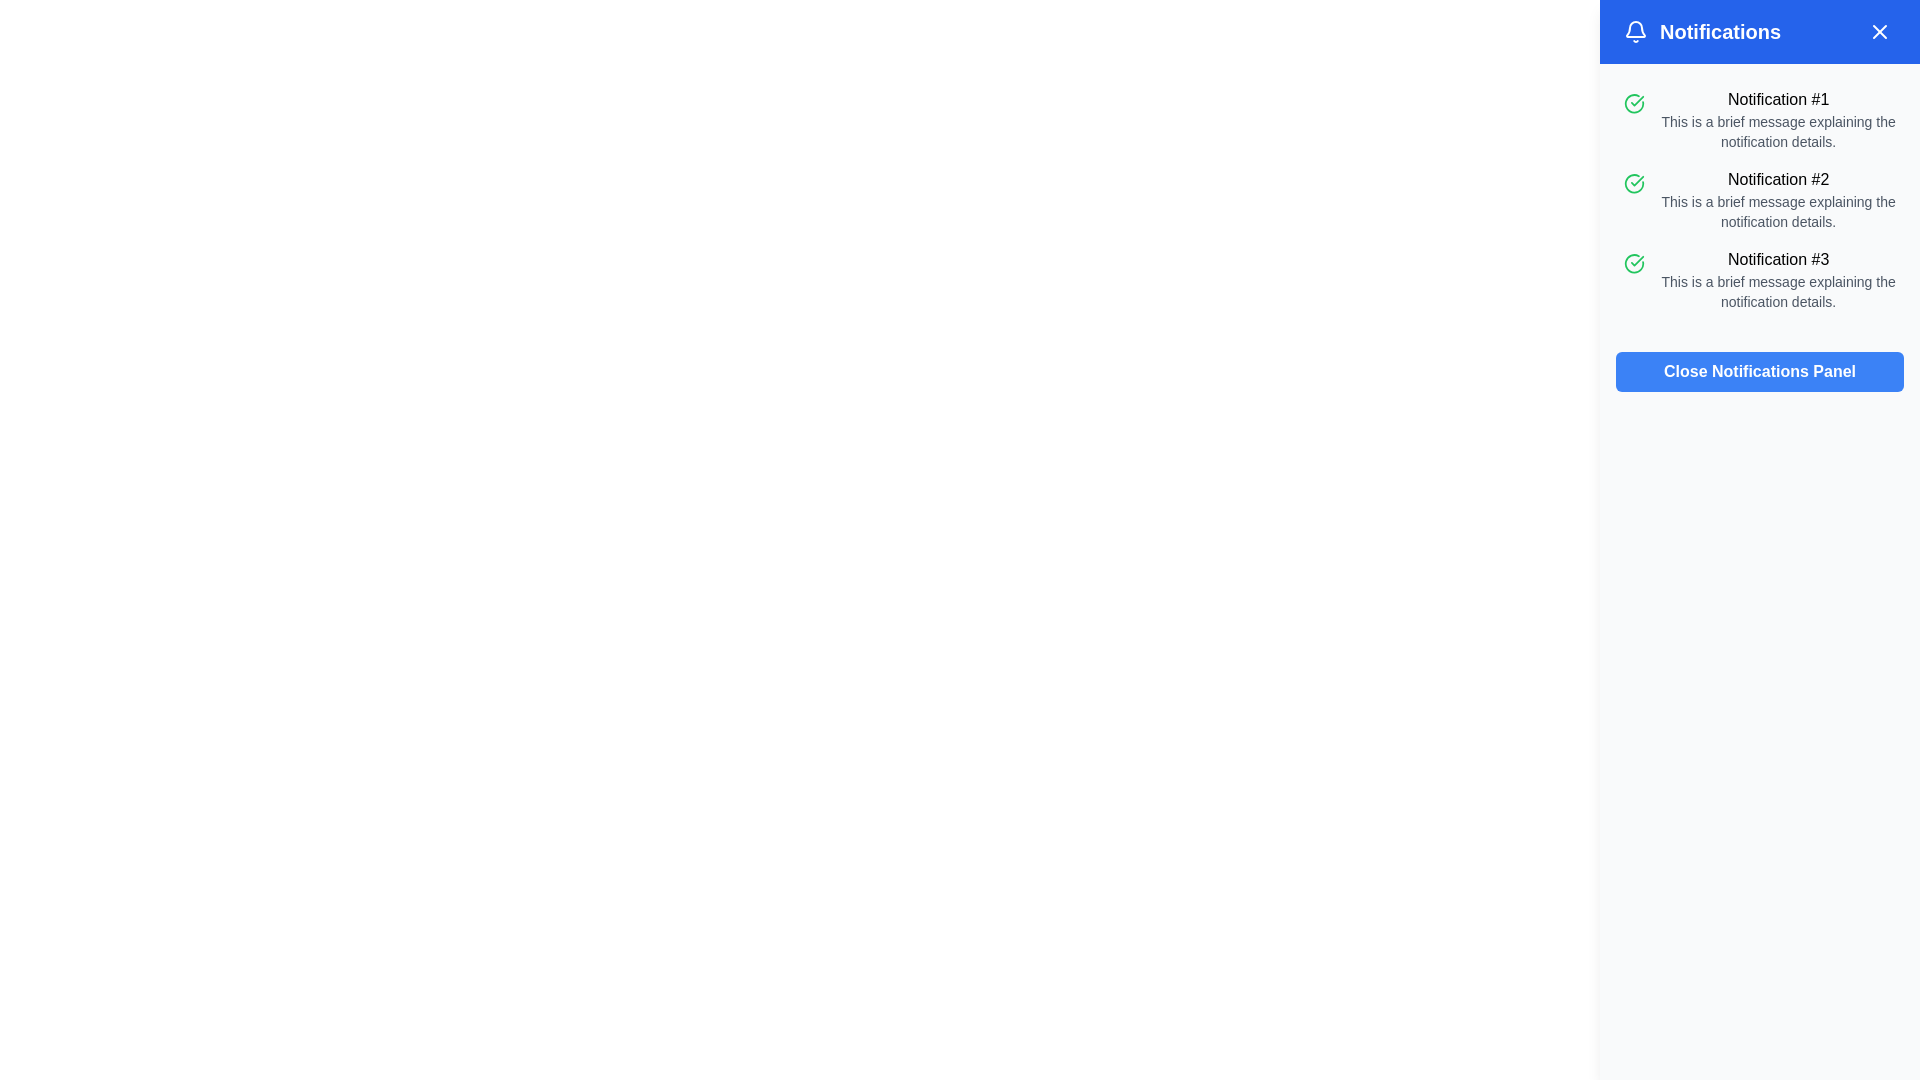 Image resolution: width=1920 pixels, height=1080 pixels. I want to click on the small gray text message under 'Notification #1' in the notifications panel, so click(1778, 131).